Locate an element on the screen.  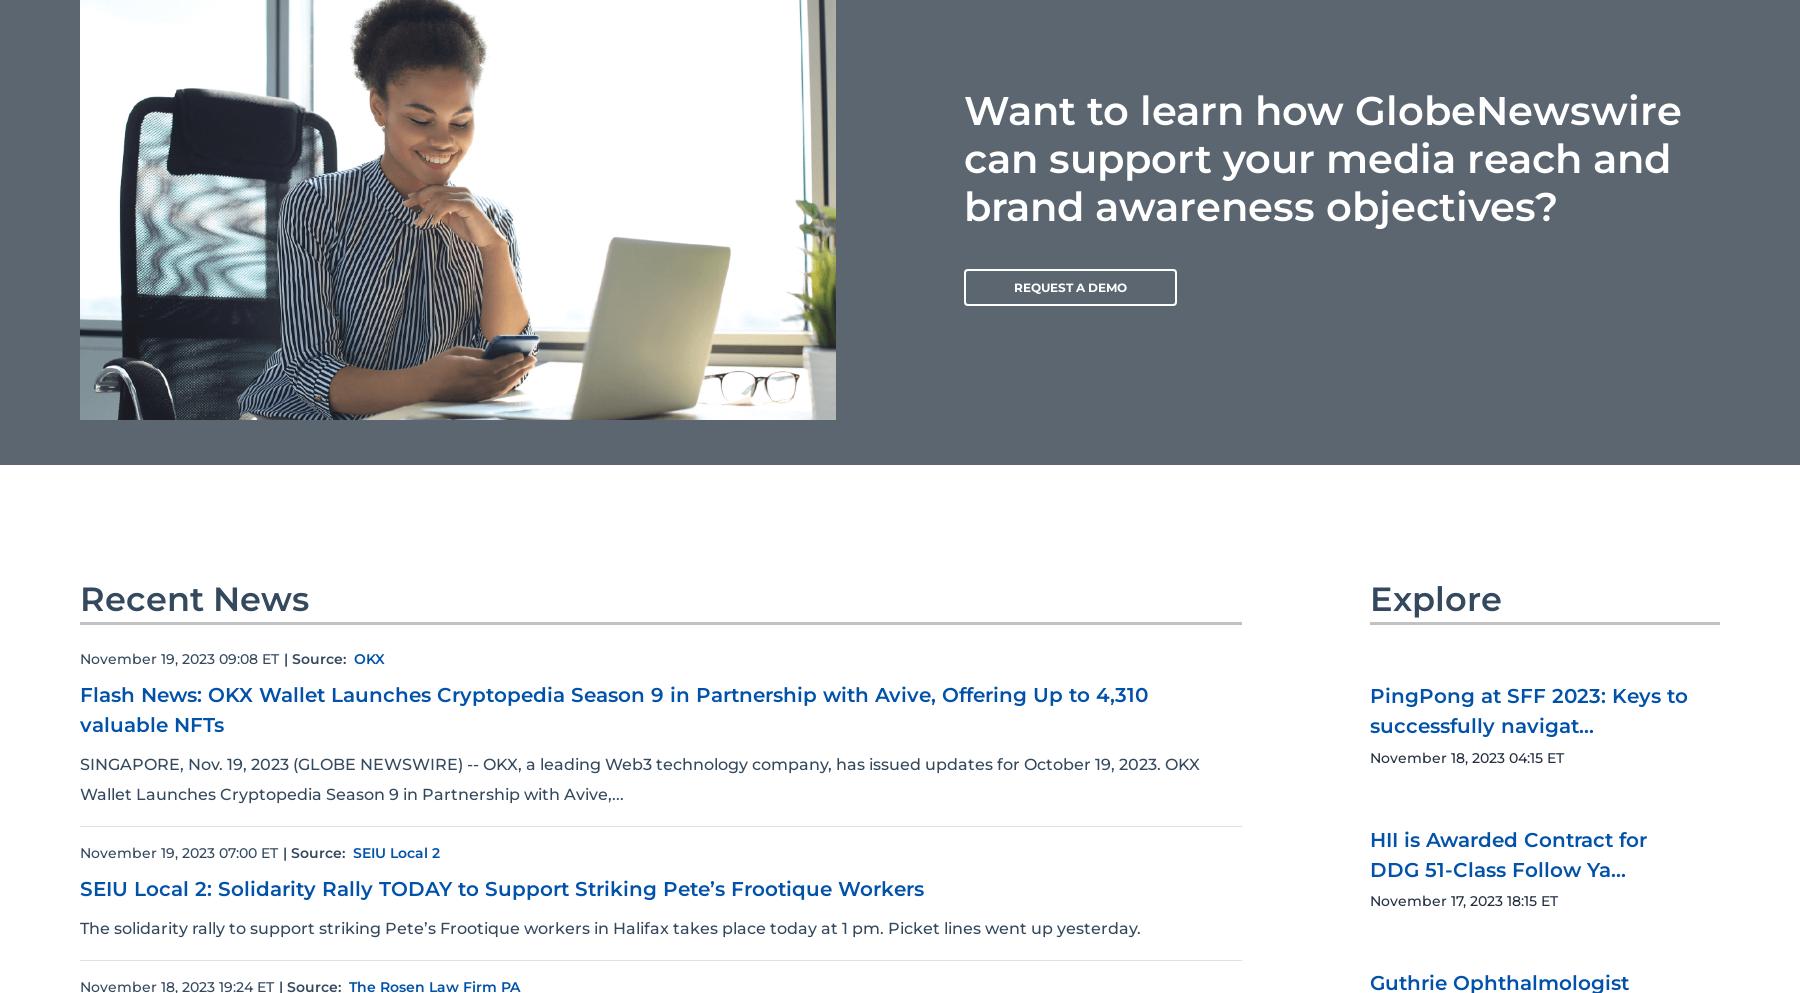
'November 19, 2023 09:08 ET' is located at coordinates (179, 658).